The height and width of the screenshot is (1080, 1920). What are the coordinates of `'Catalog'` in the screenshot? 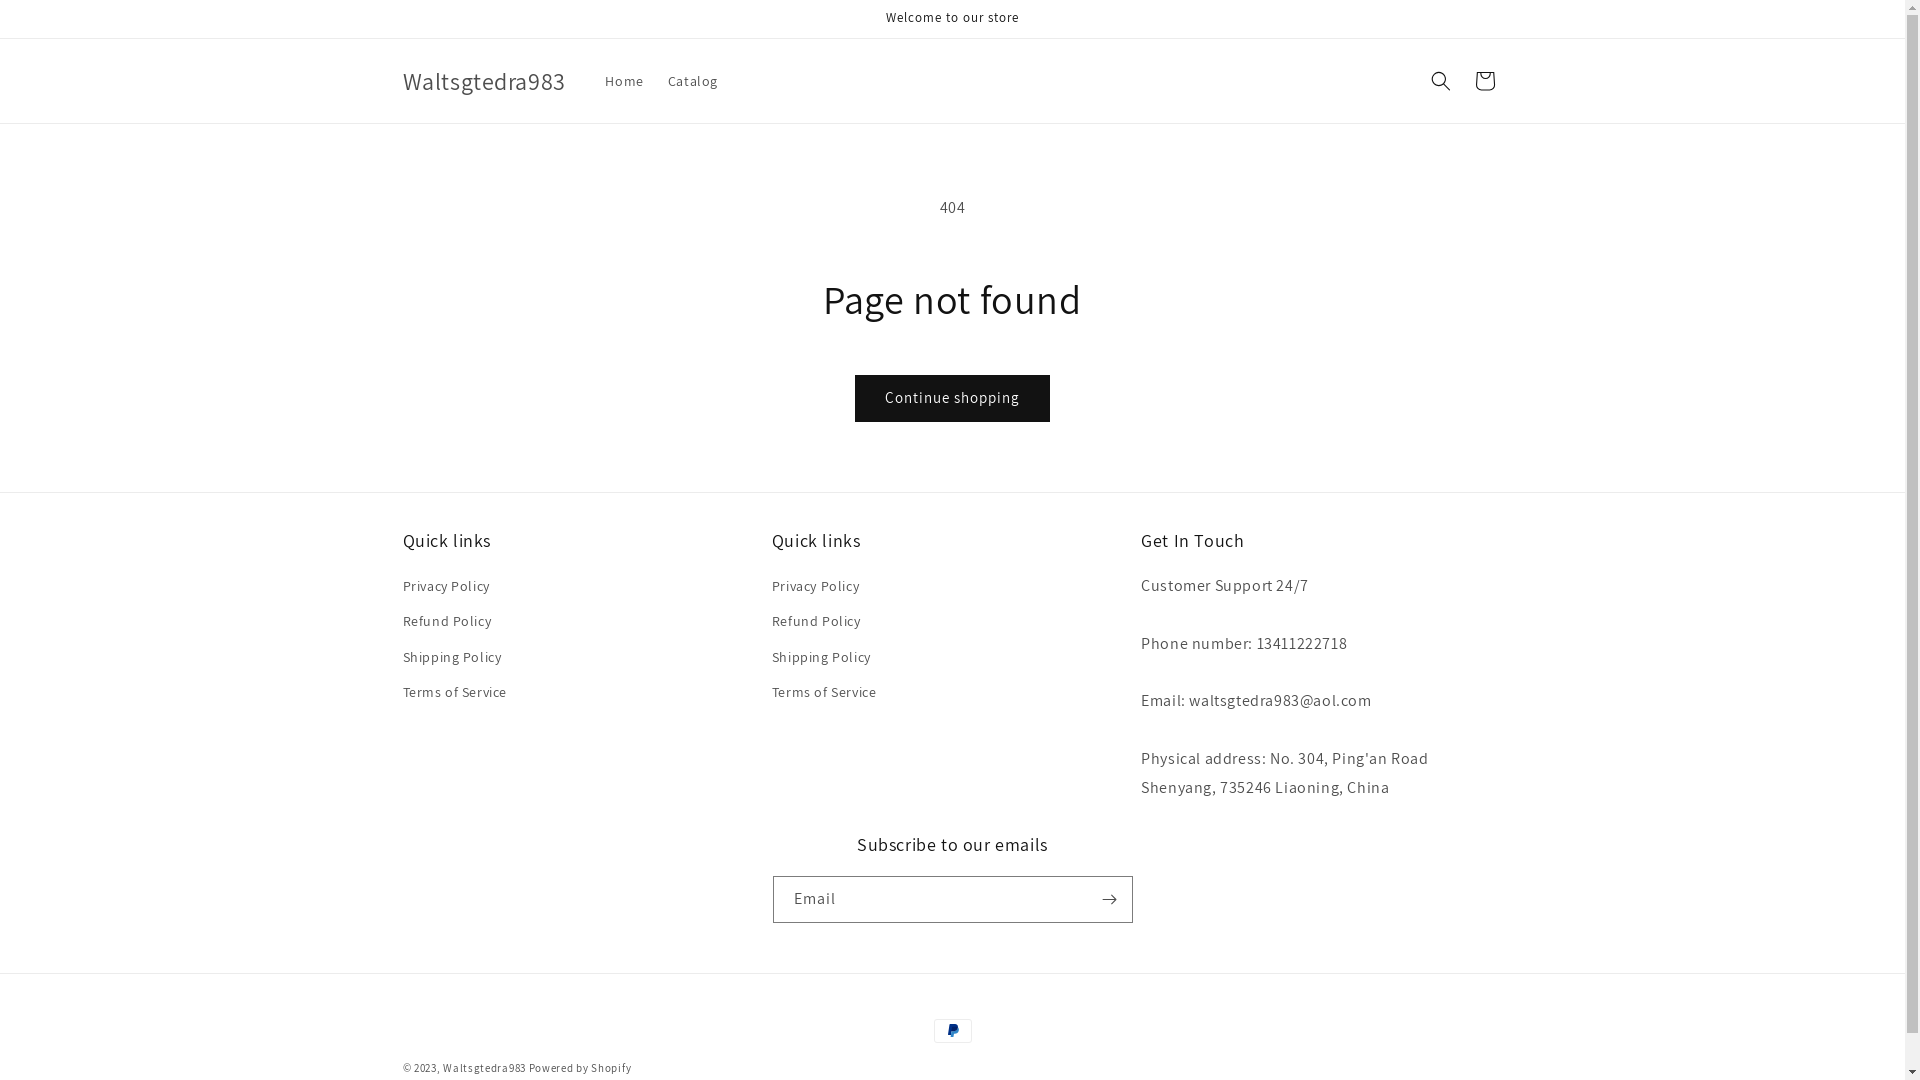 It's located at (692, 80).